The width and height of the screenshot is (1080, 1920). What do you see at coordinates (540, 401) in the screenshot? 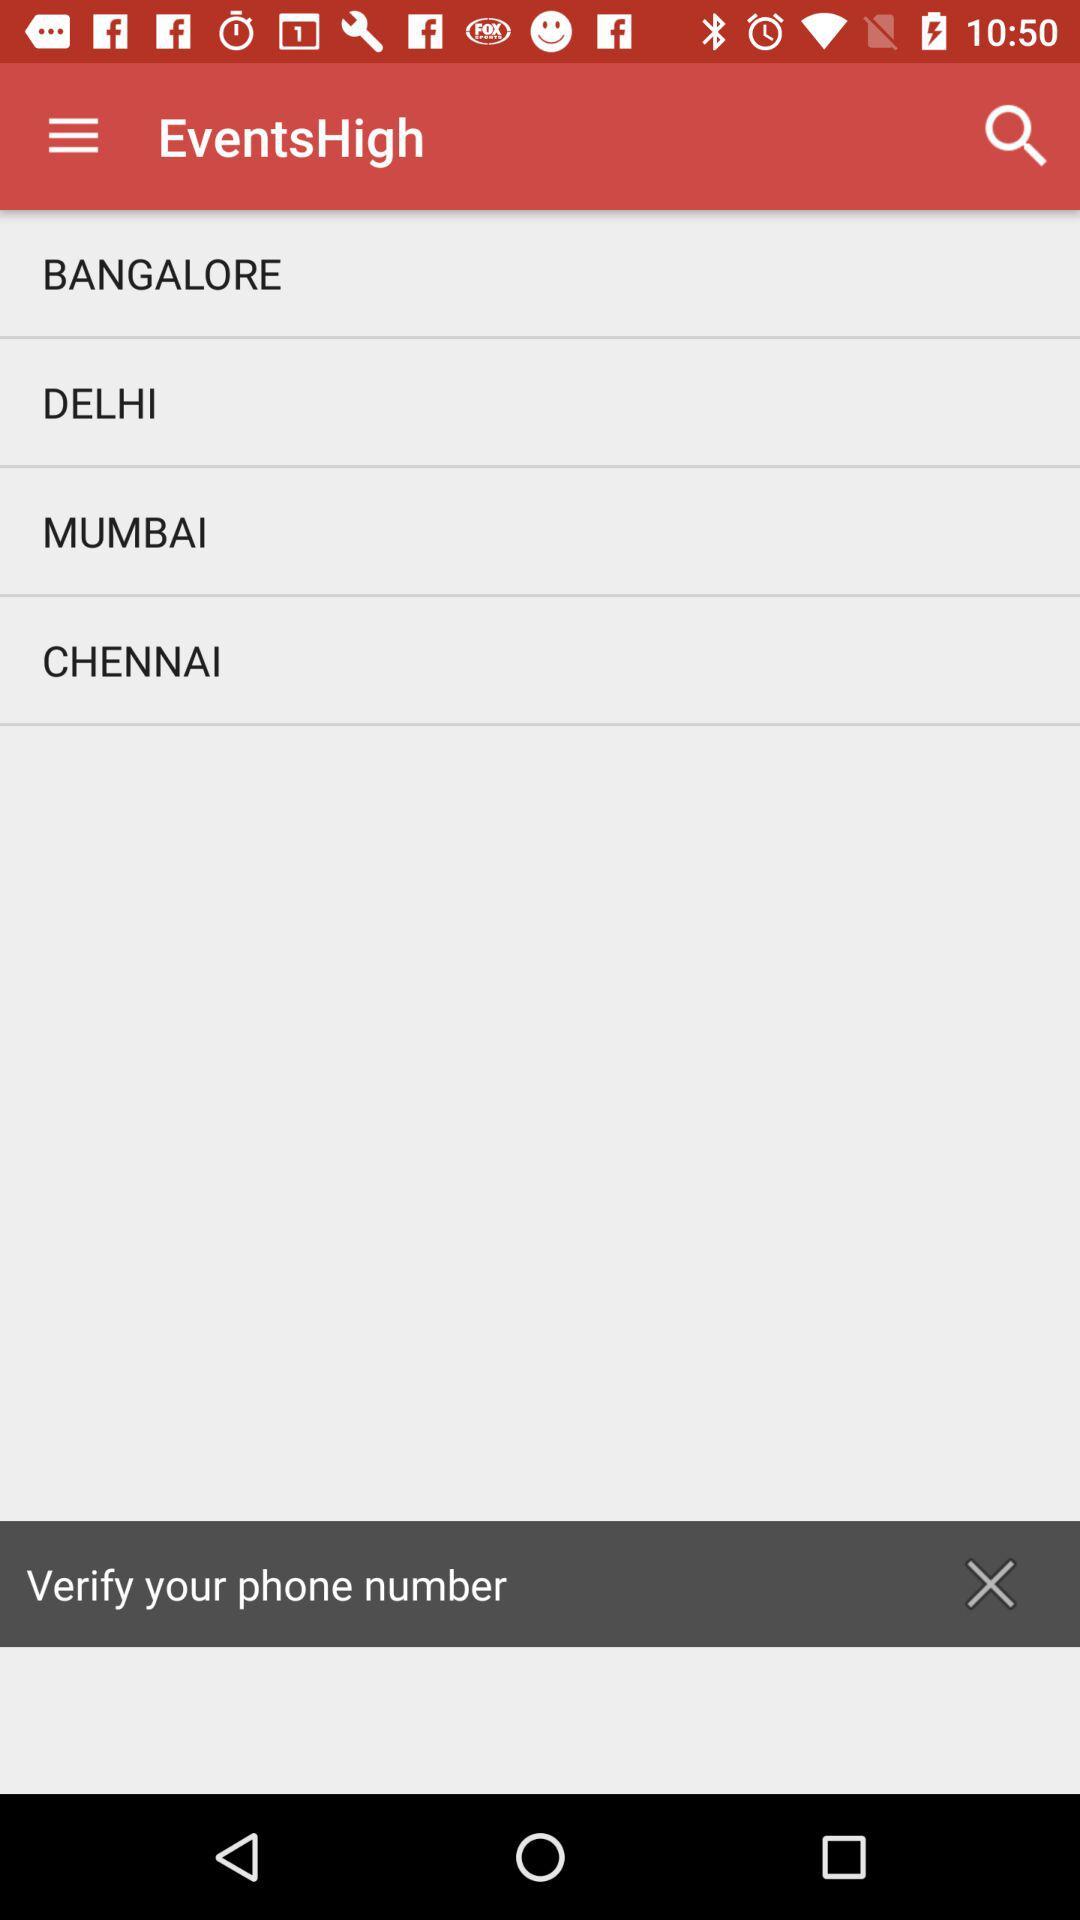
I see `item above mumbai` at bounding box center [540, 401].